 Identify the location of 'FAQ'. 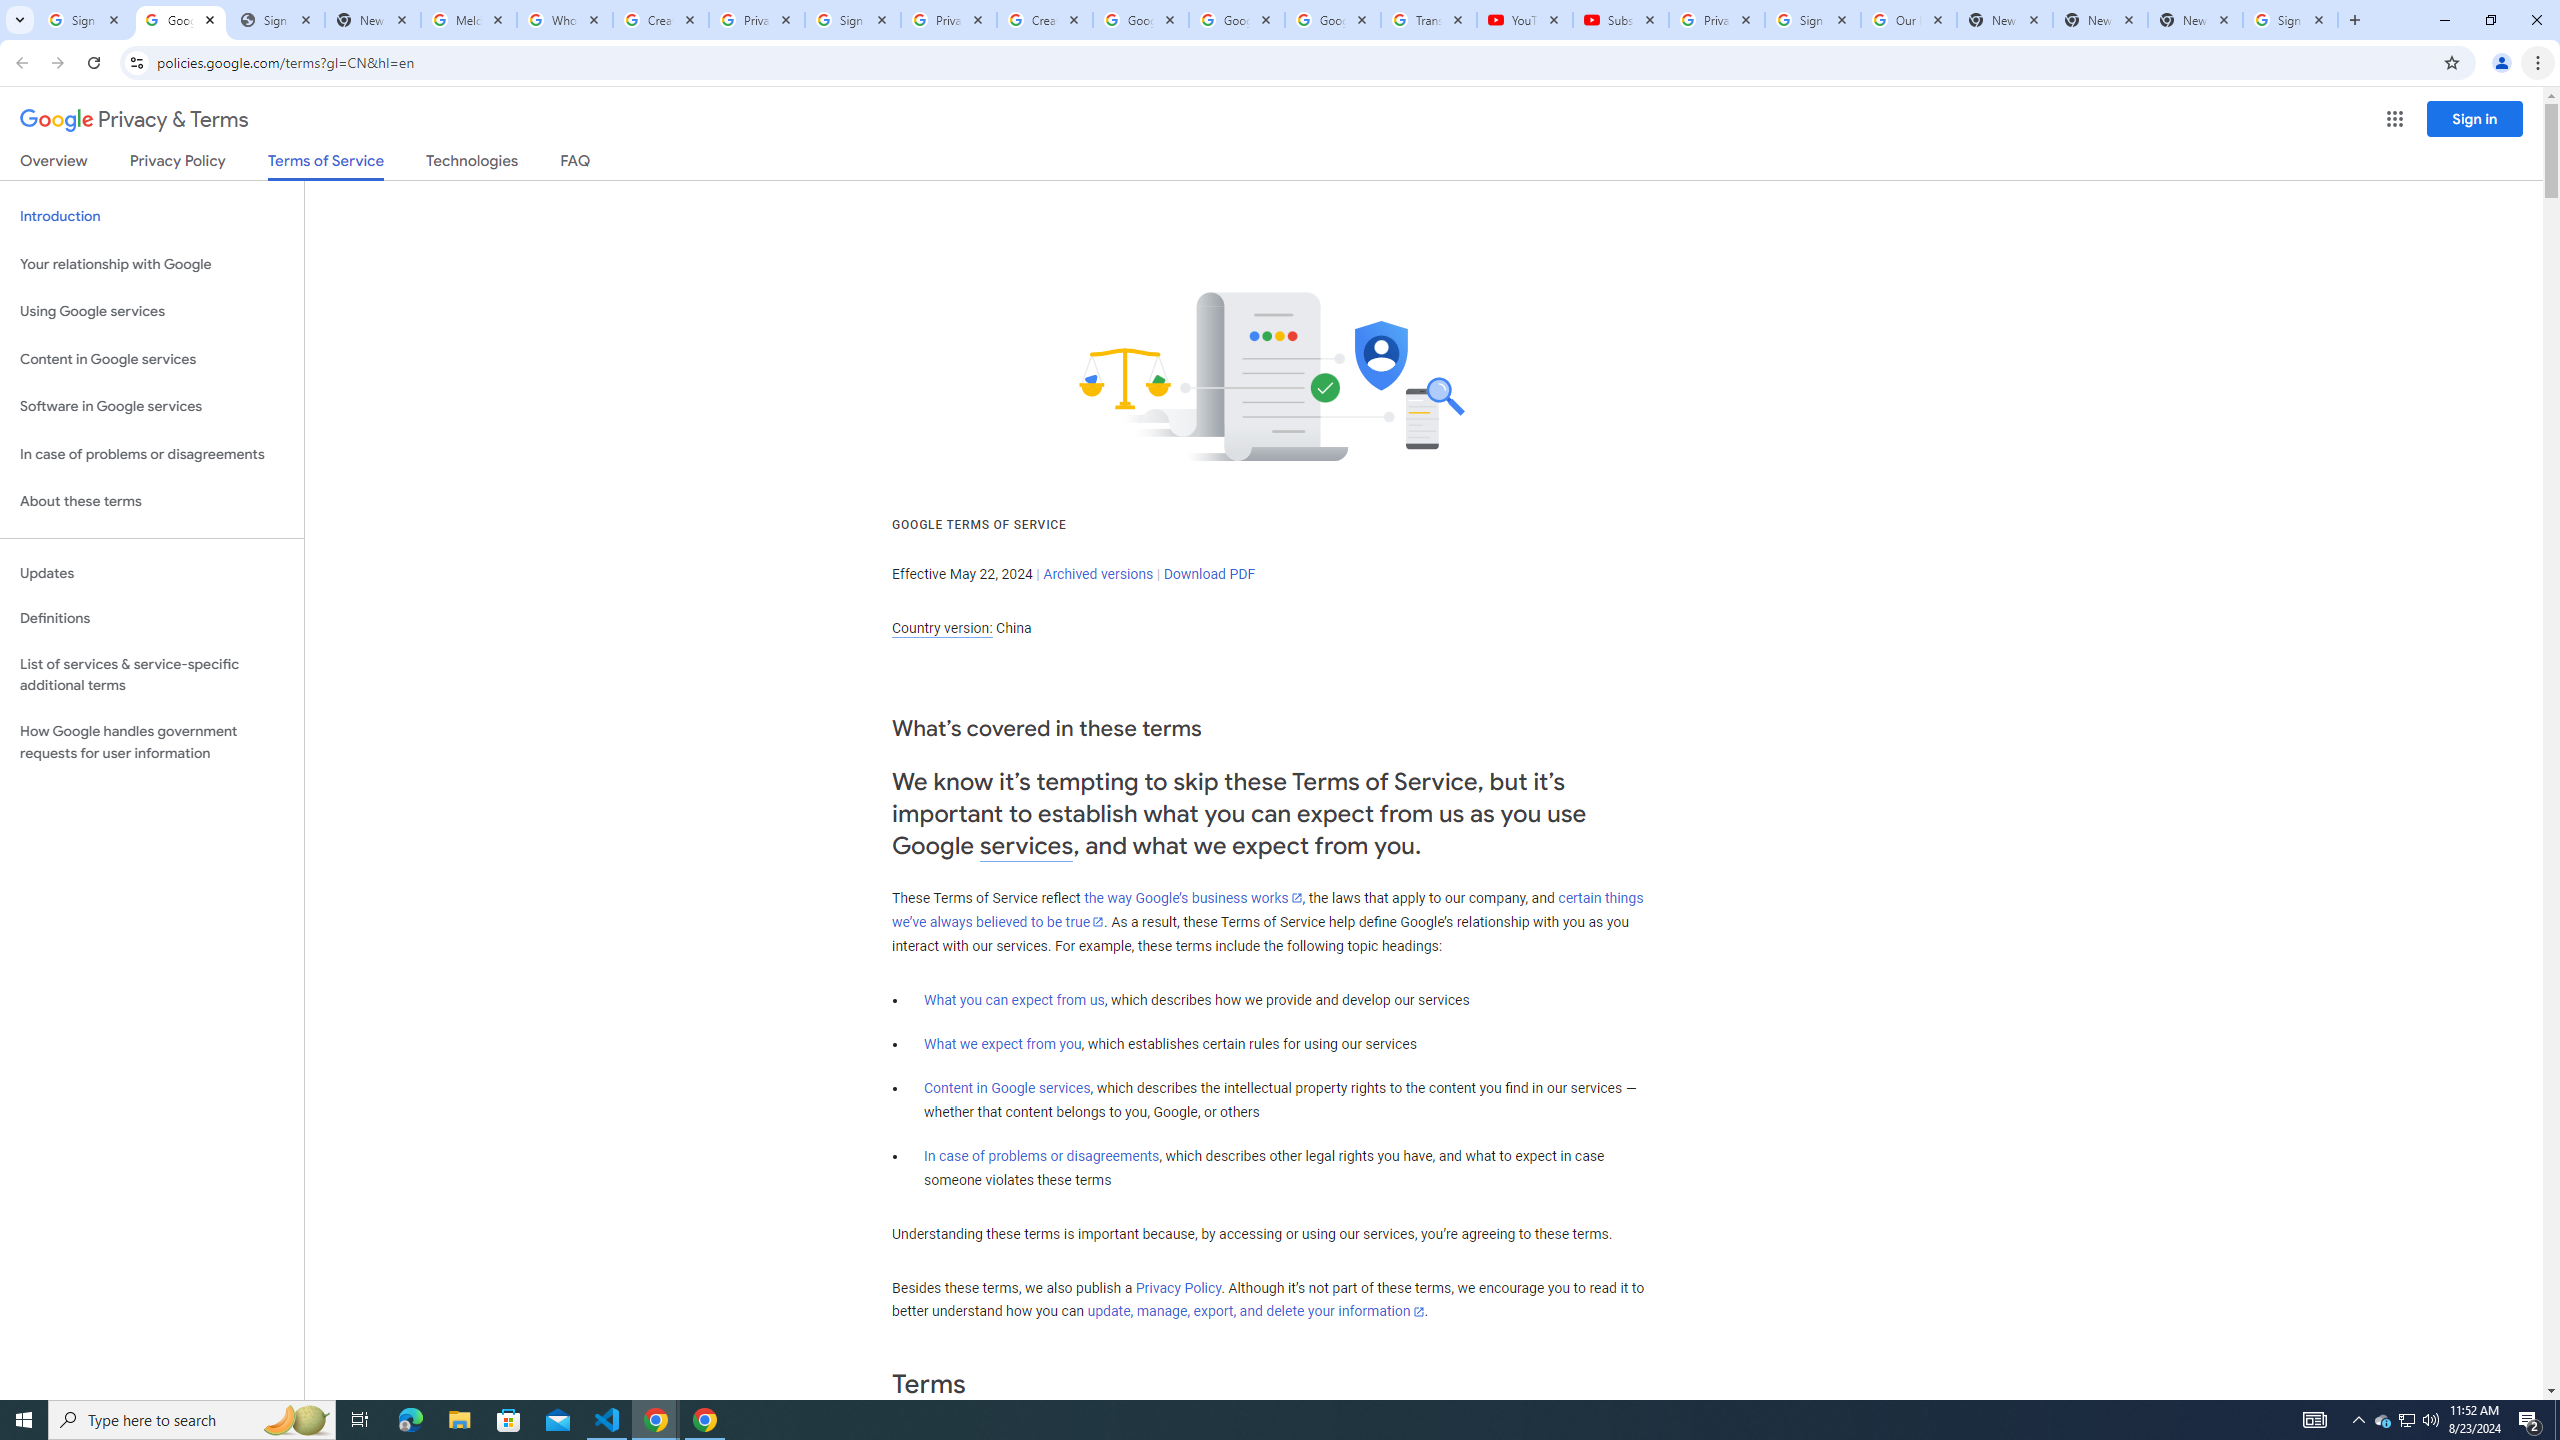
(575, 164).